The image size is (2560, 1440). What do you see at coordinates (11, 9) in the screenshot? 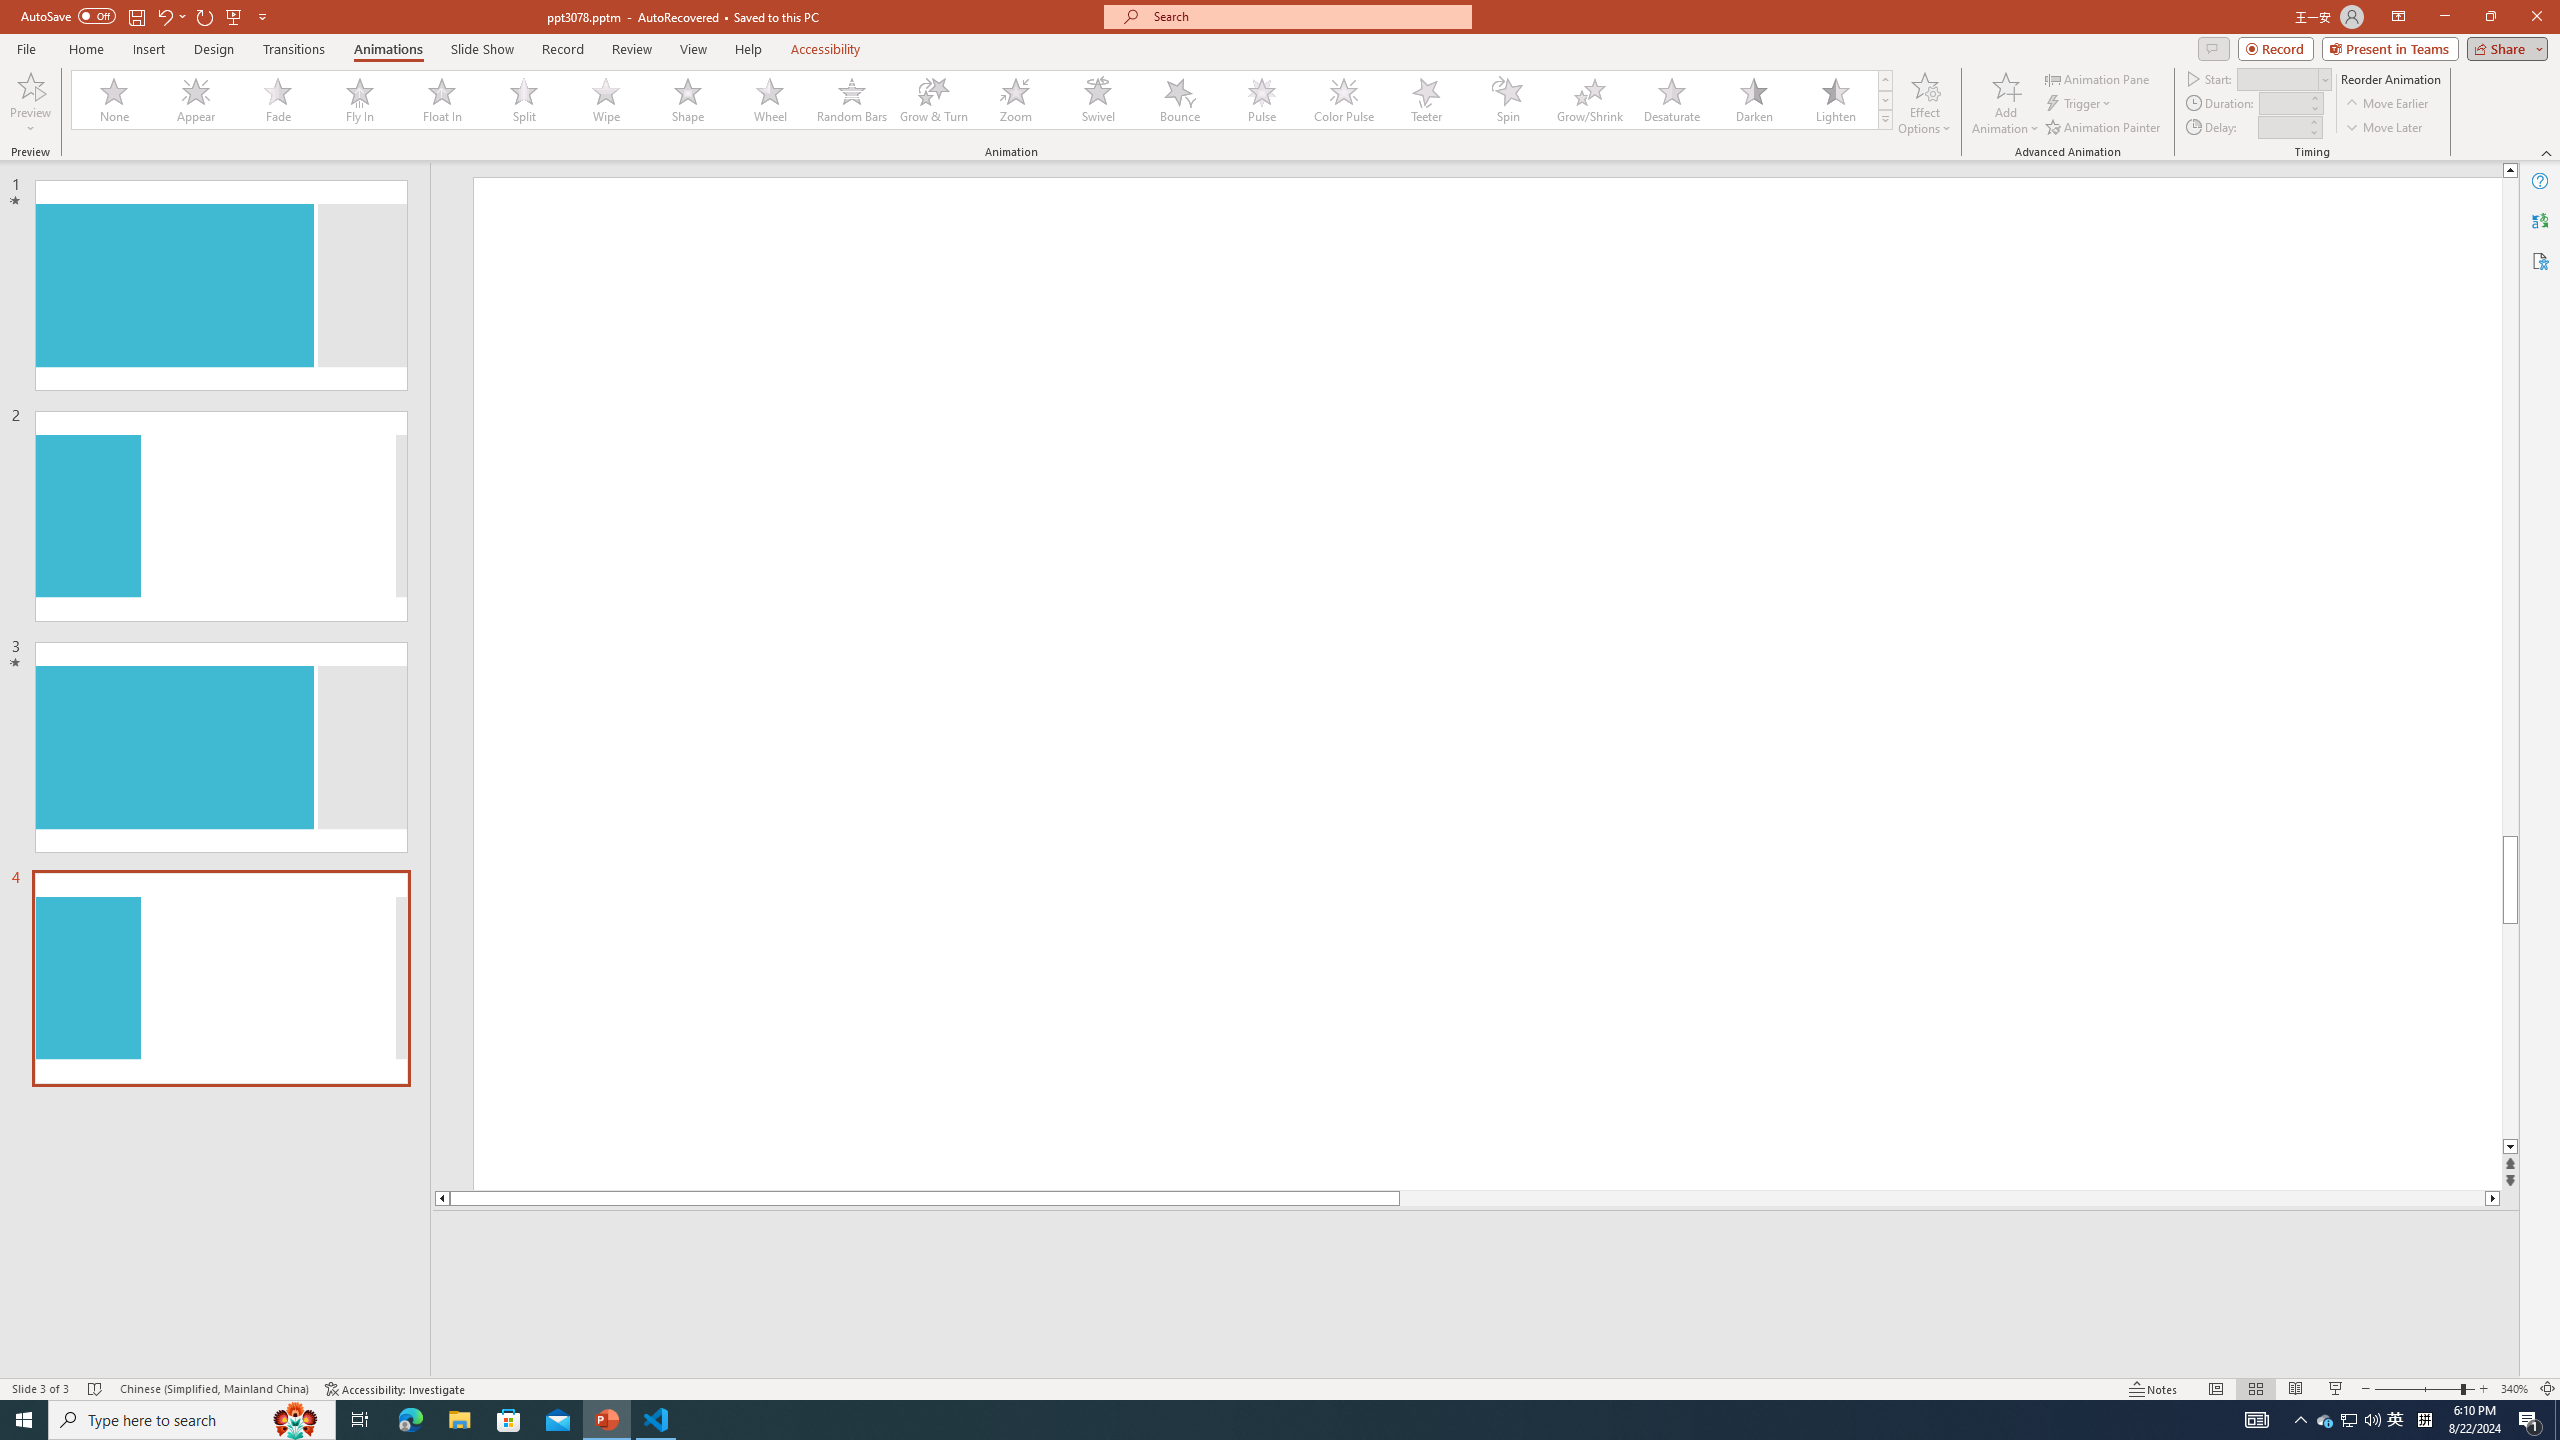
I see `'System'` at bounding box center [11, 9].